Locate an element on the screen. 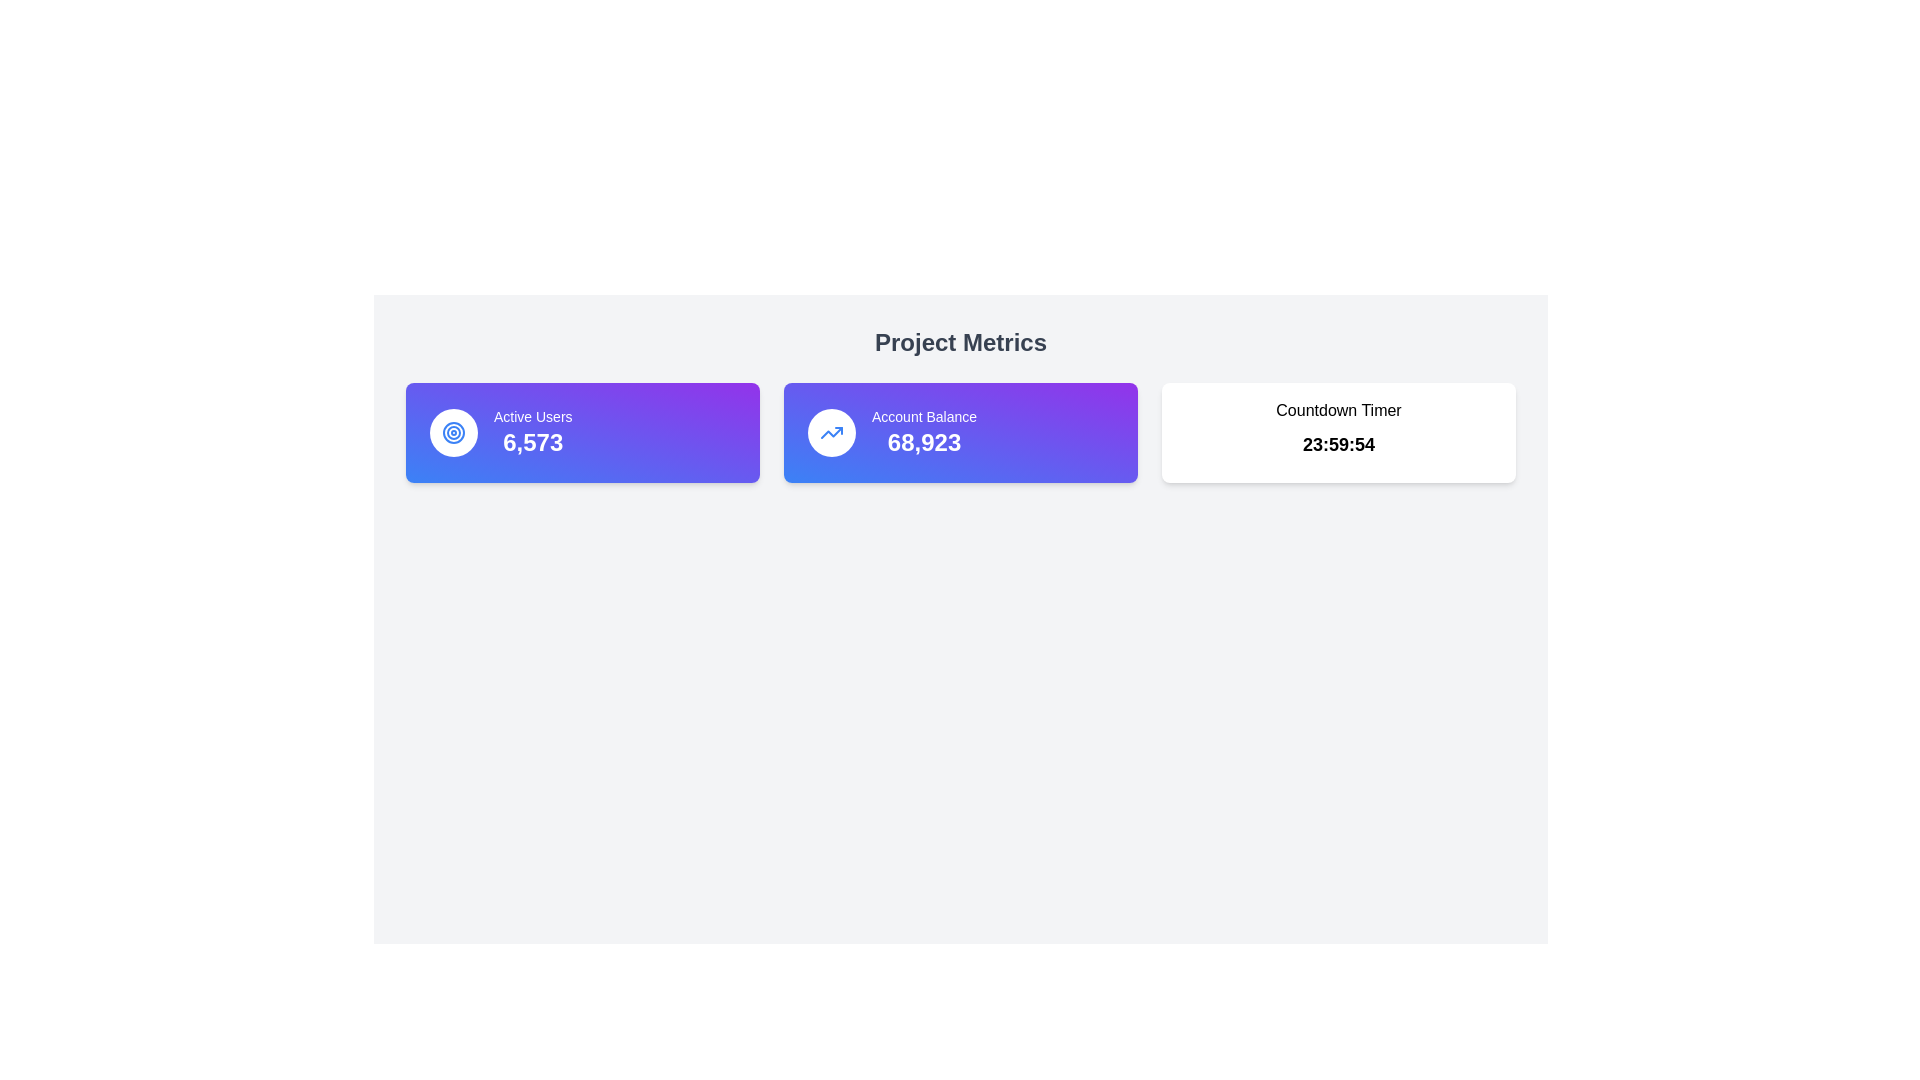 This screenshot has height=1080, width=1920. the concentric circle icon resembling a target symbol, located within the 'Active Users' card above the numerical value '6,573' is located at coordinates (453, 431).